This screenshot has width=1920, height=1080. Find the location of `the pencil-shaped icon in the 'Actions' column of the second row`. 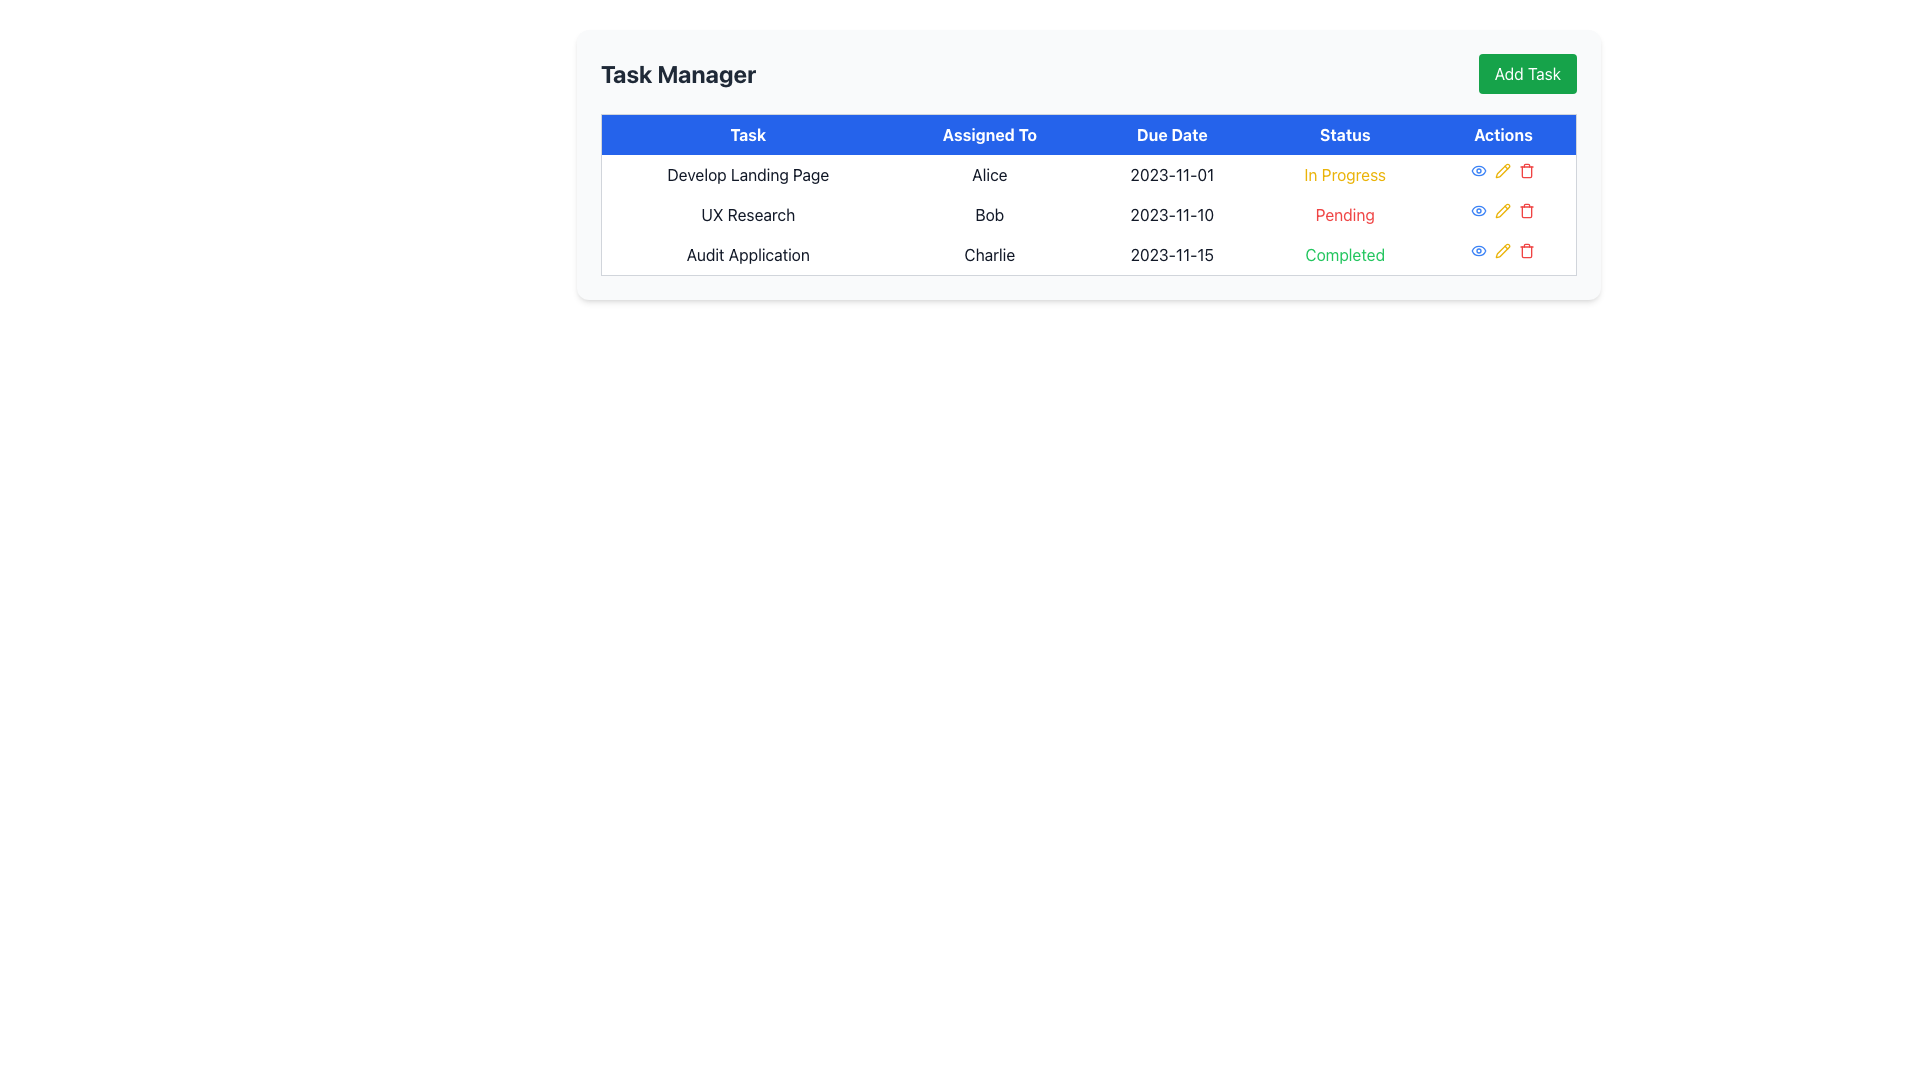

the pencil-shaped icon in the 'Actions' column of the second row is located at coordinates (1503, 211).